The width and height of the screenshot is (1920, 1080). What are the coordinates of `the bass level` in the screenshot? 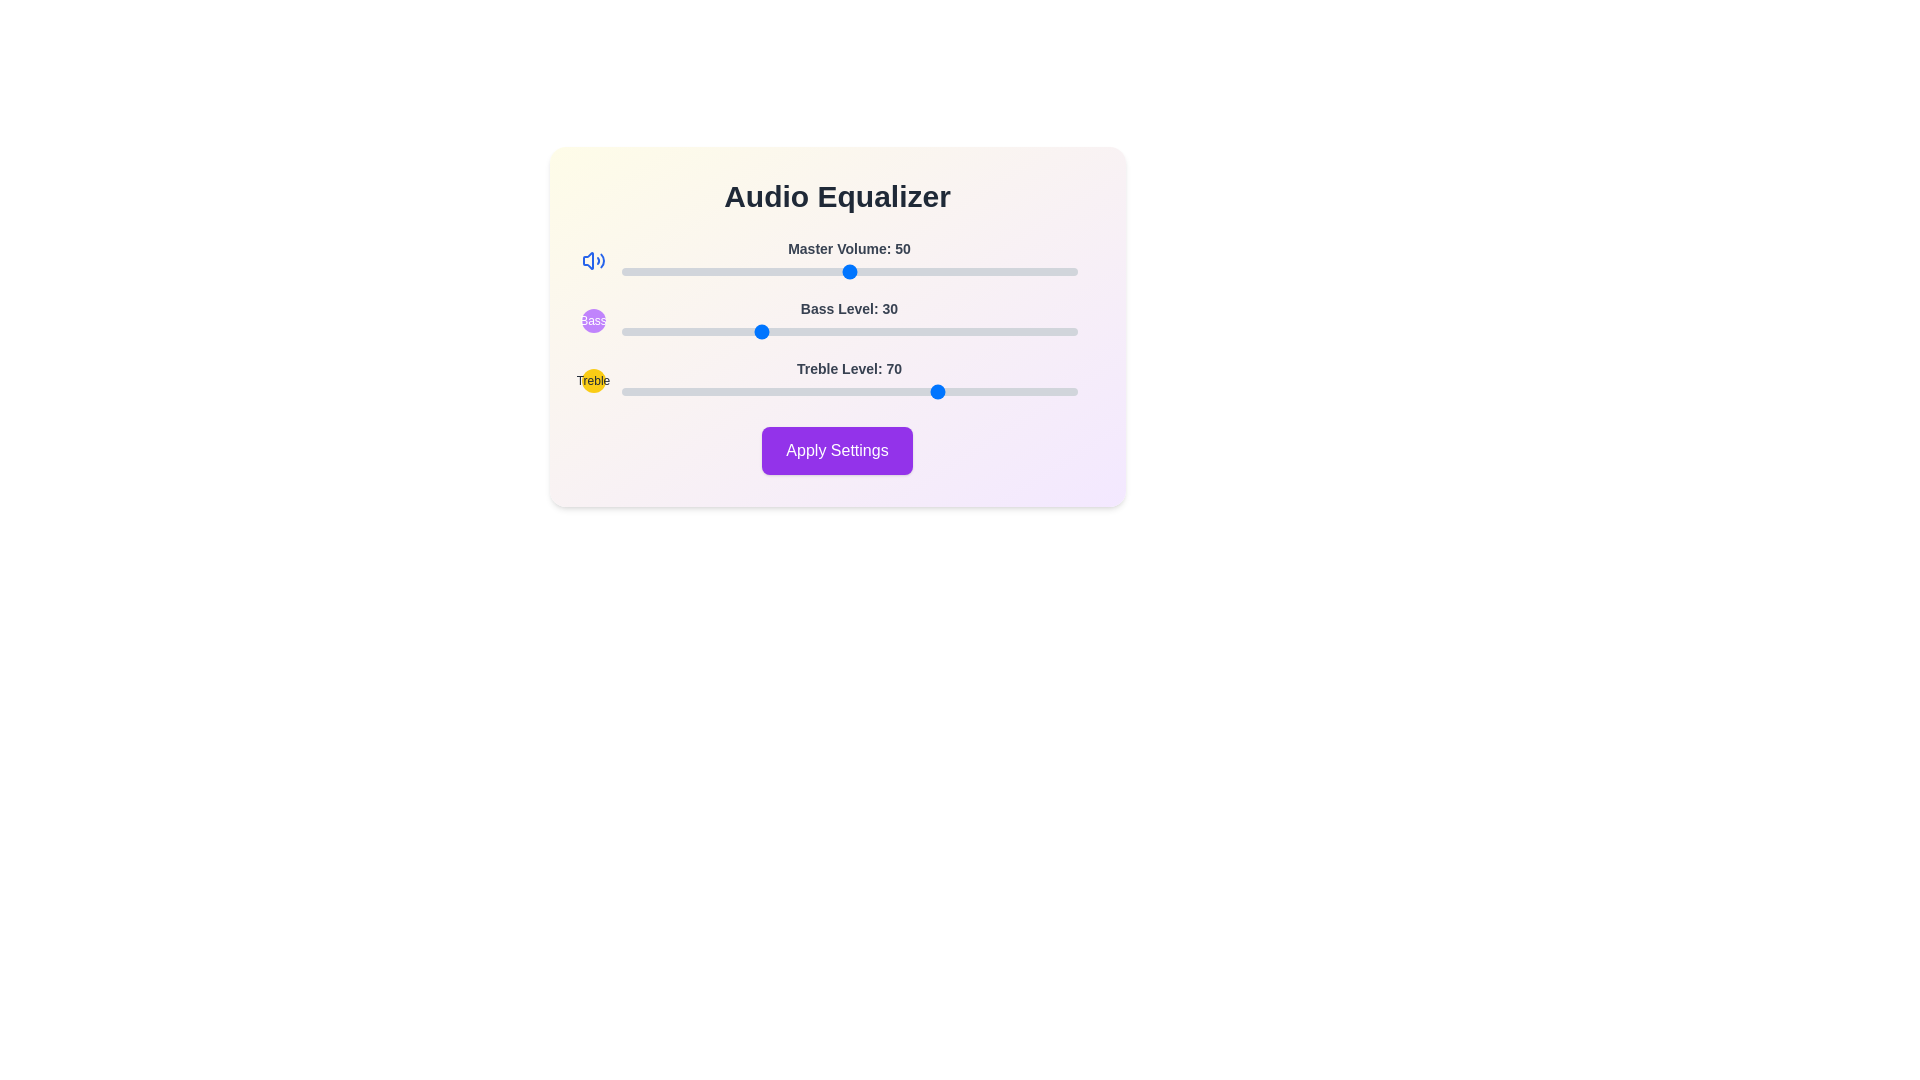 It's located at (822, 330).